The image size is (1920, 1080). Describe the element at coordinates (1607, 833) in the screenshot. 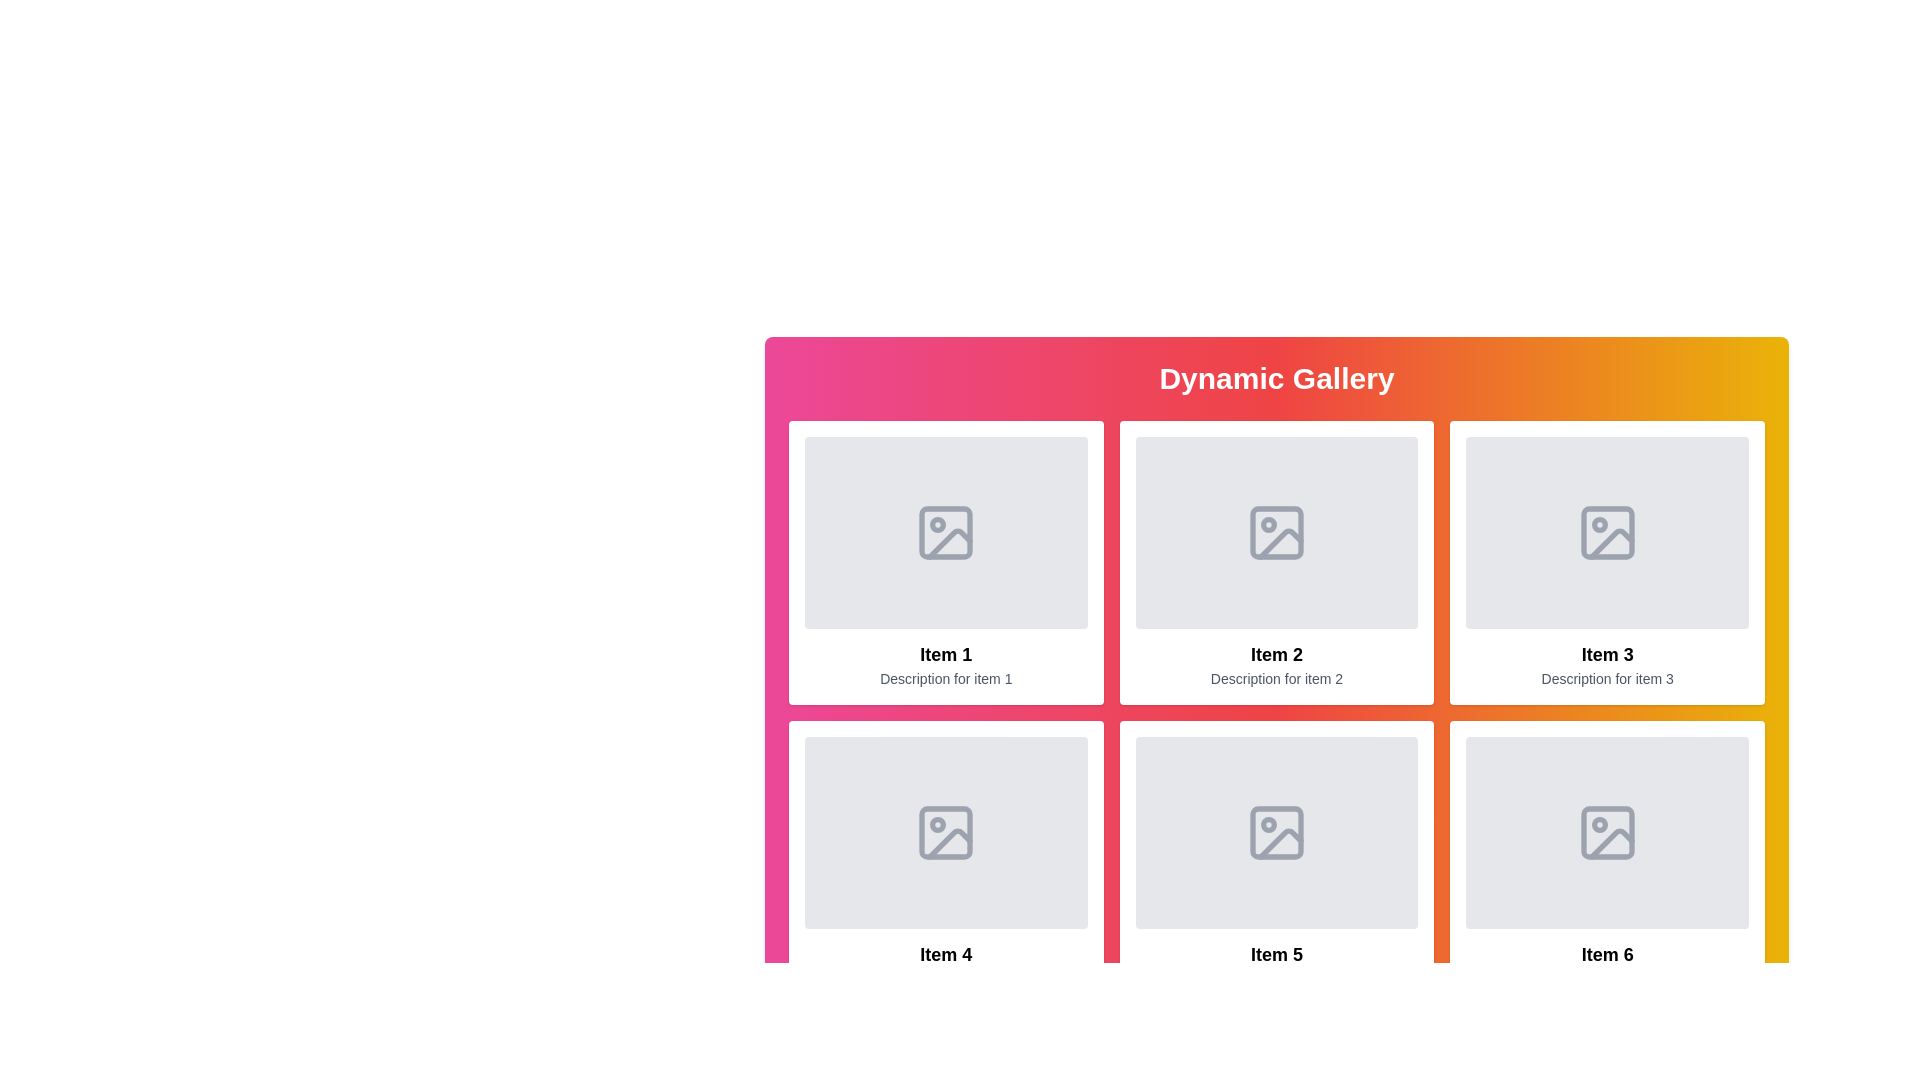

I see `the SVG icon located in the bottom-right position of the 'Item 6' card within the 'Dynamic Gallery' section to initiate an action` at that location.